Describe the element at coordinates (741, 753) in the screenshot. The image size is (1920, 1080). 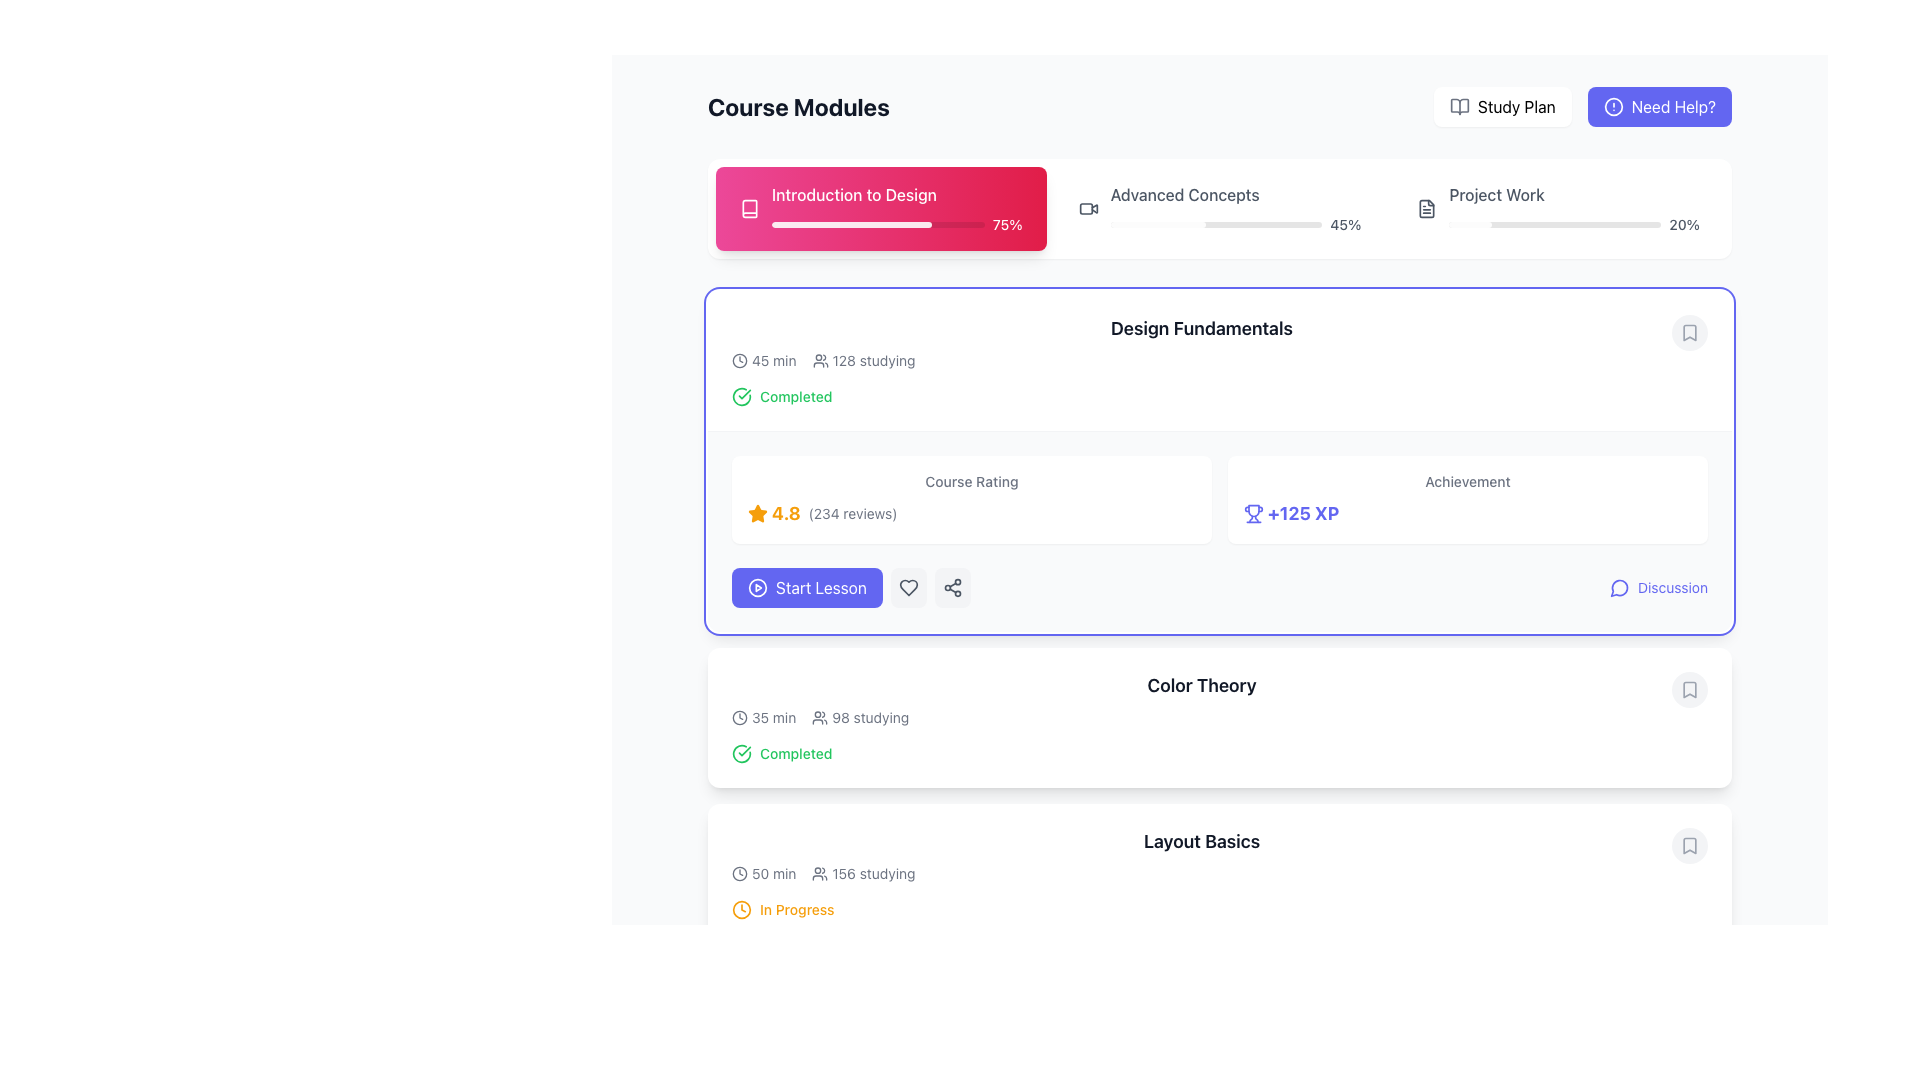
I see `the status indicator icon for the 'Color Theory' module, which signifies its completion and is located to the left of the 'Completed' label` at that location.